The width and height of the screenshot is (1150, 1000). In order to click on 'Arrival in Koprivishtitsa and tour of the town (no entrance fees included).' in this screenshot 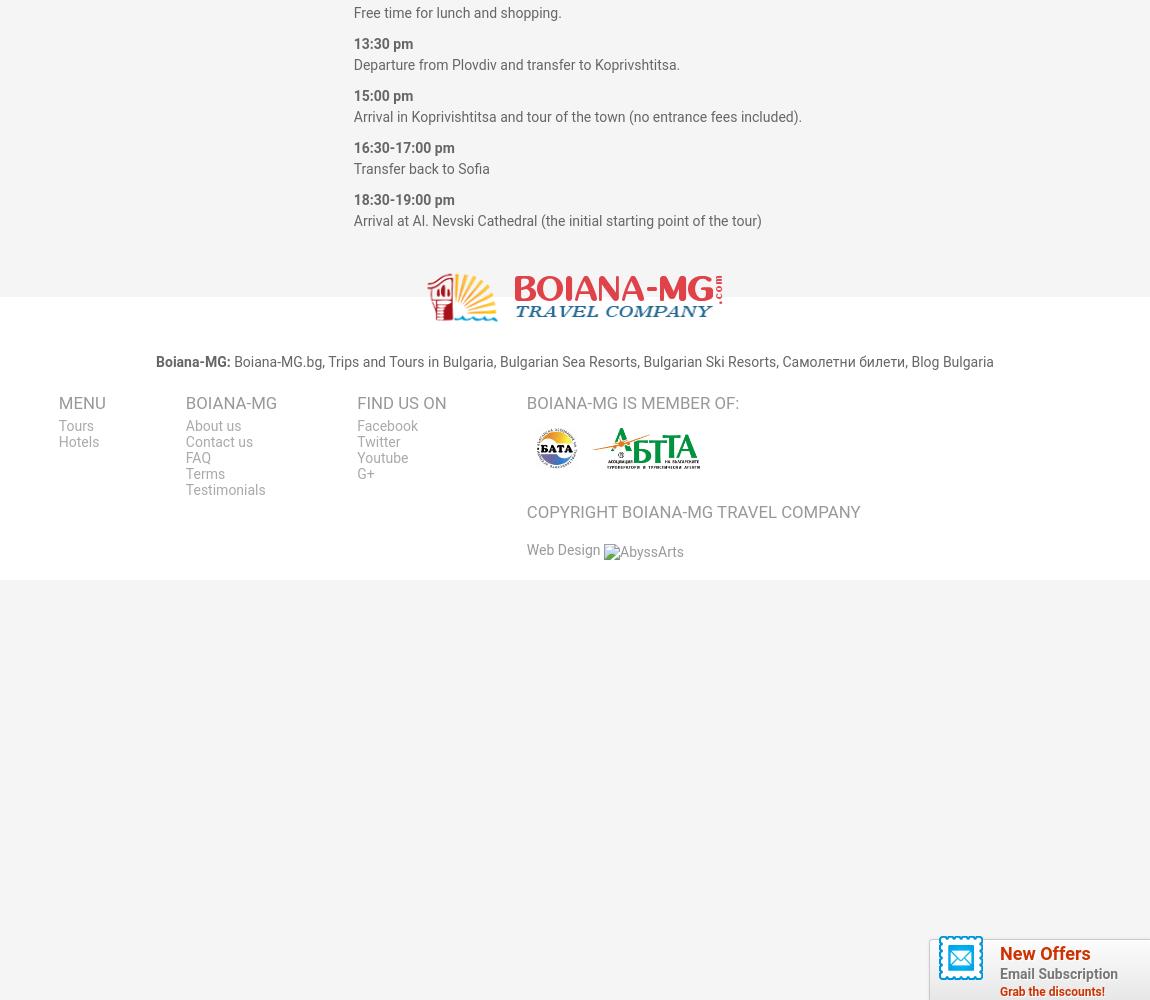, I will do `click(576, 116)`.